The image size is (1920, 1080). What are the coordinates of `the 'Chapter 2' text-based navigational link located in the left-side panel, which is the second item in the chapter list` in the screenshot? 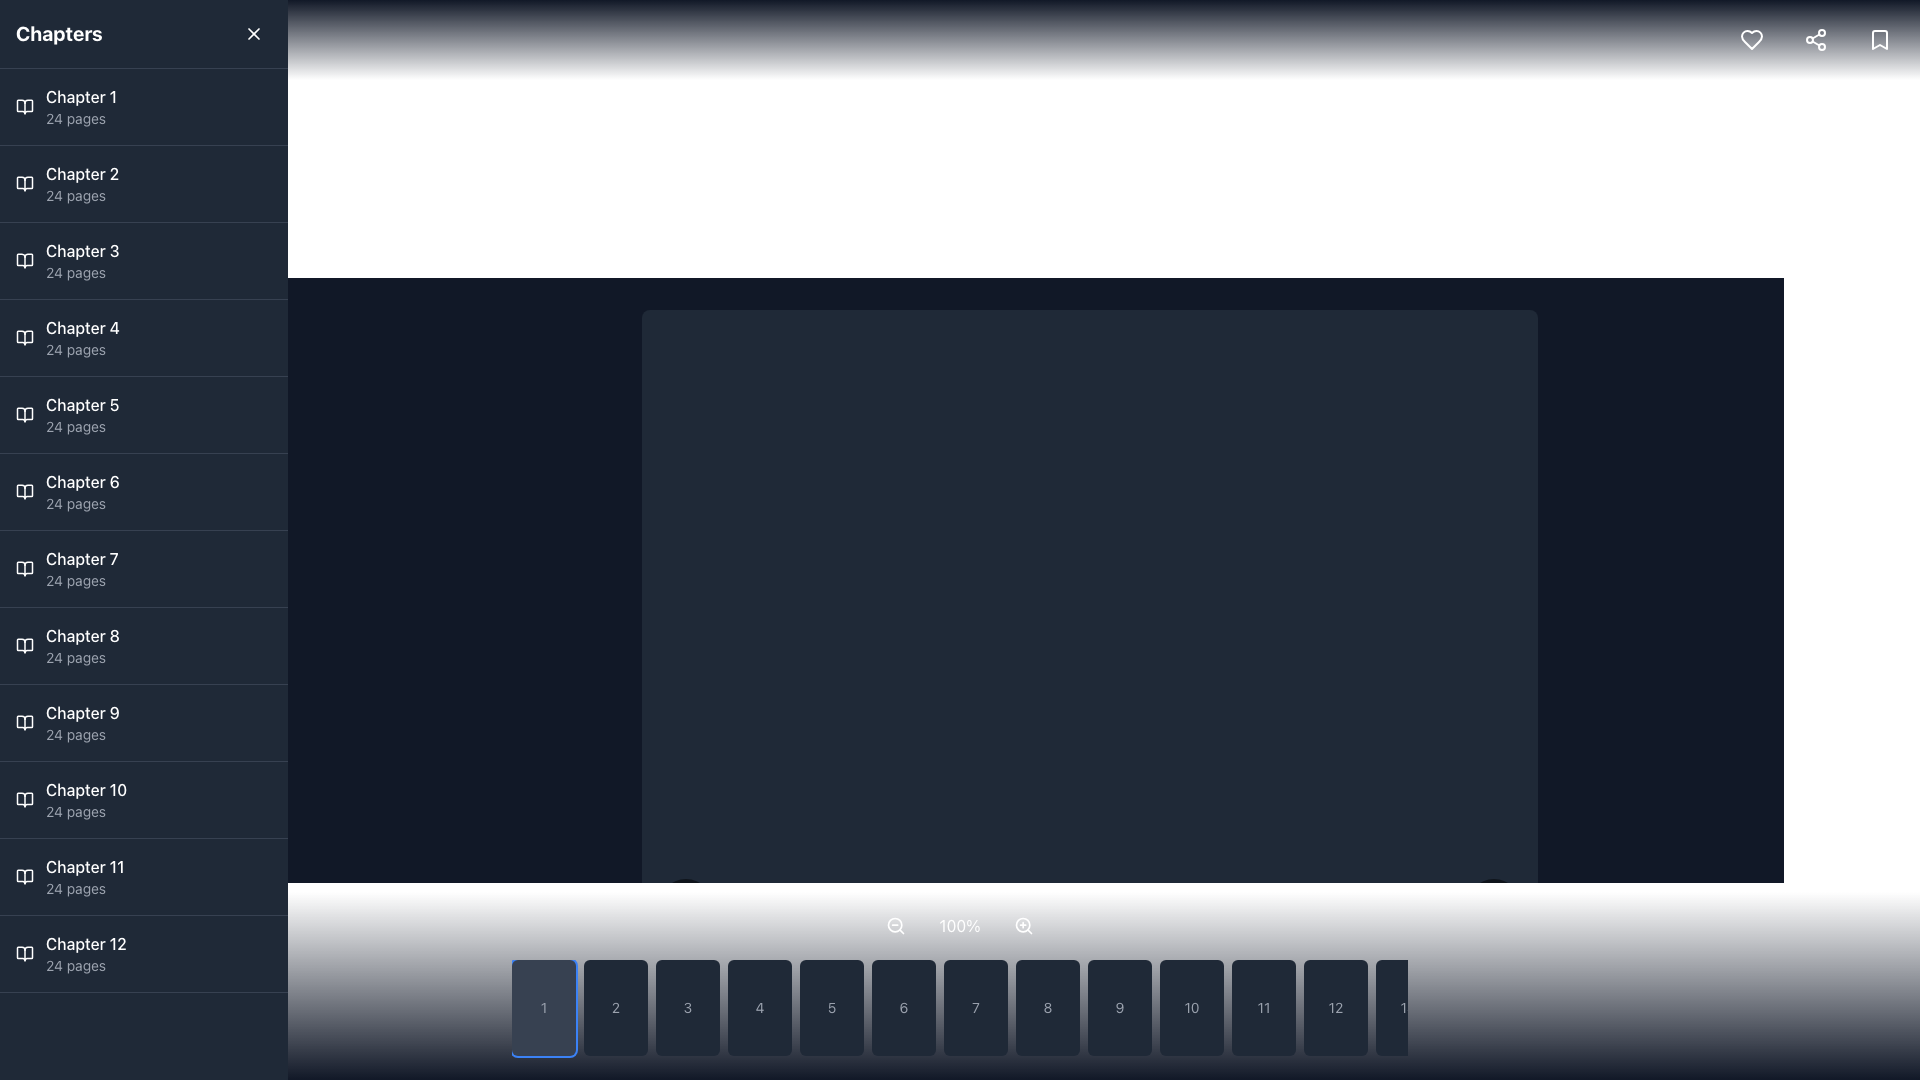 It's located at (81, 184).